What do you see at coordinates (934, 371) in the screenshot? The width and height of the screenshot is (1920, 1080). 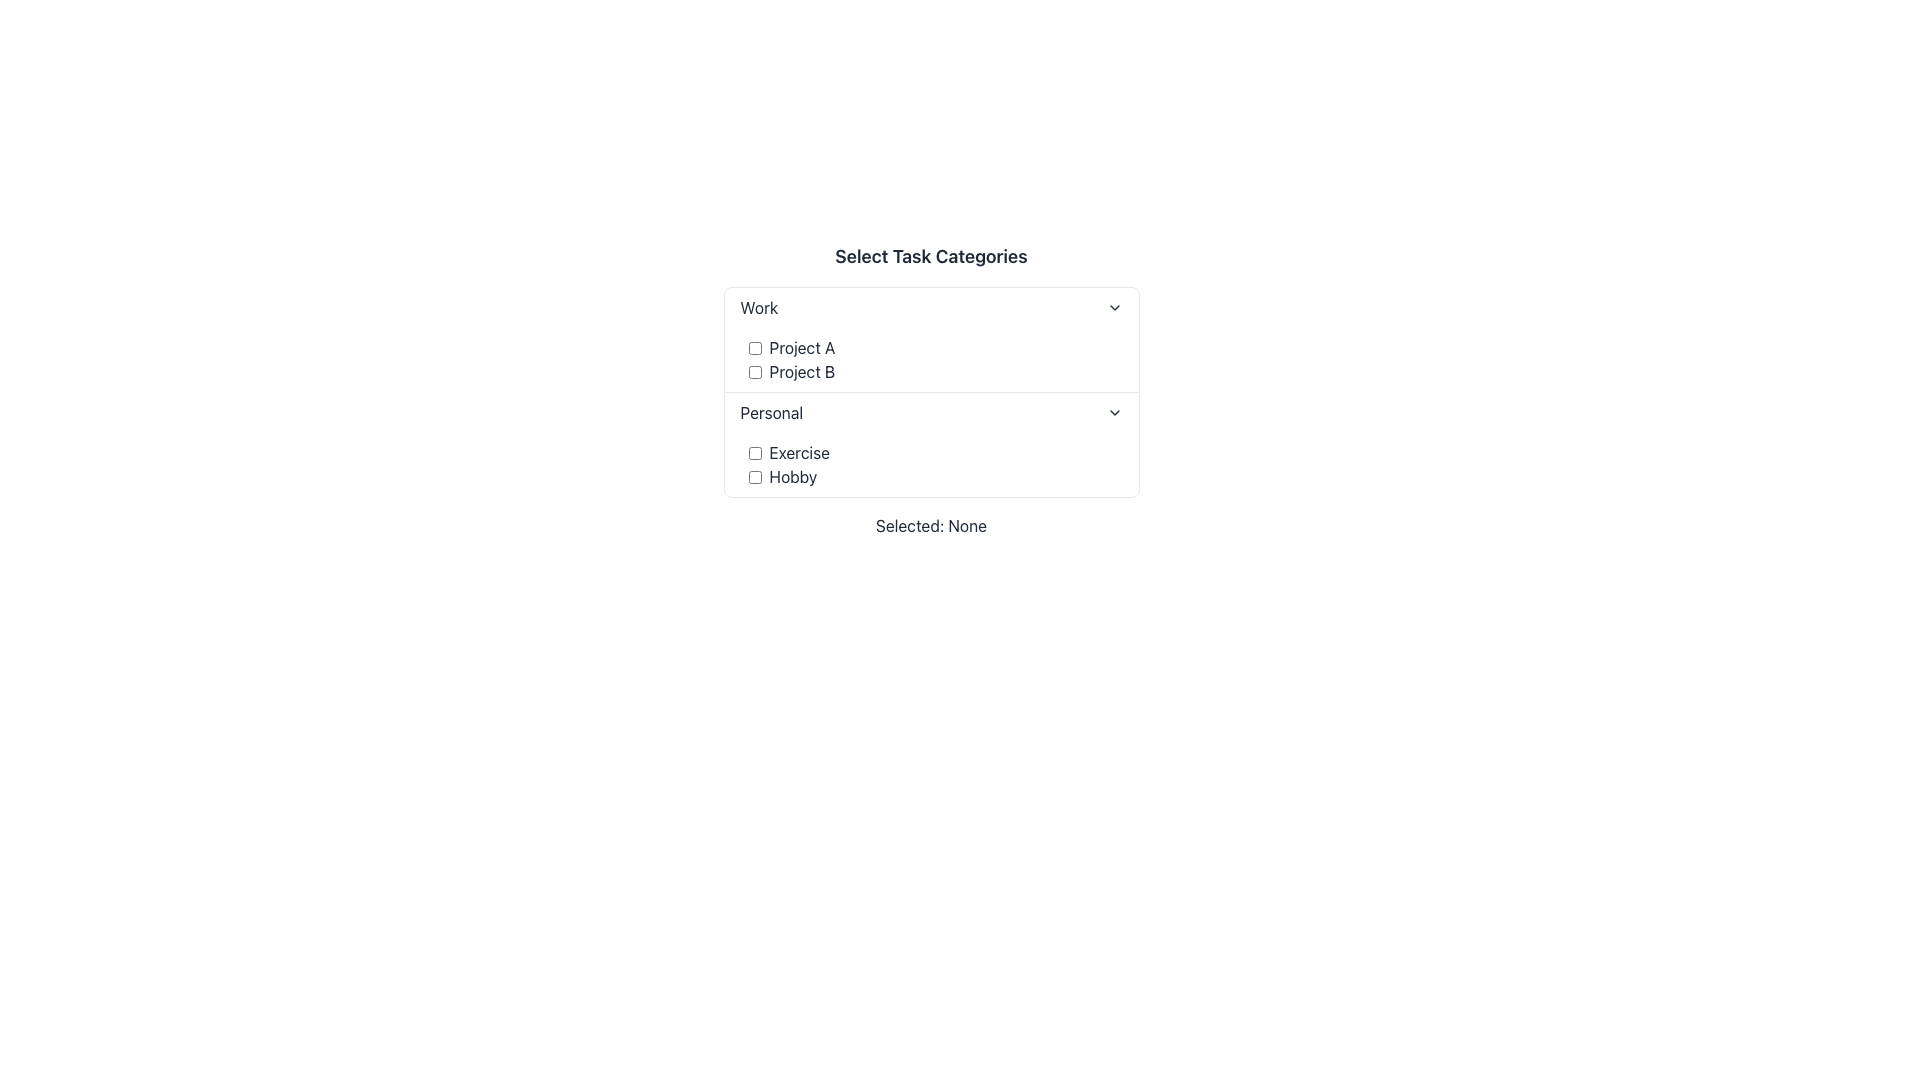 I see `the checkbox labeled 'Project B'` at bounding box center [934, 371].